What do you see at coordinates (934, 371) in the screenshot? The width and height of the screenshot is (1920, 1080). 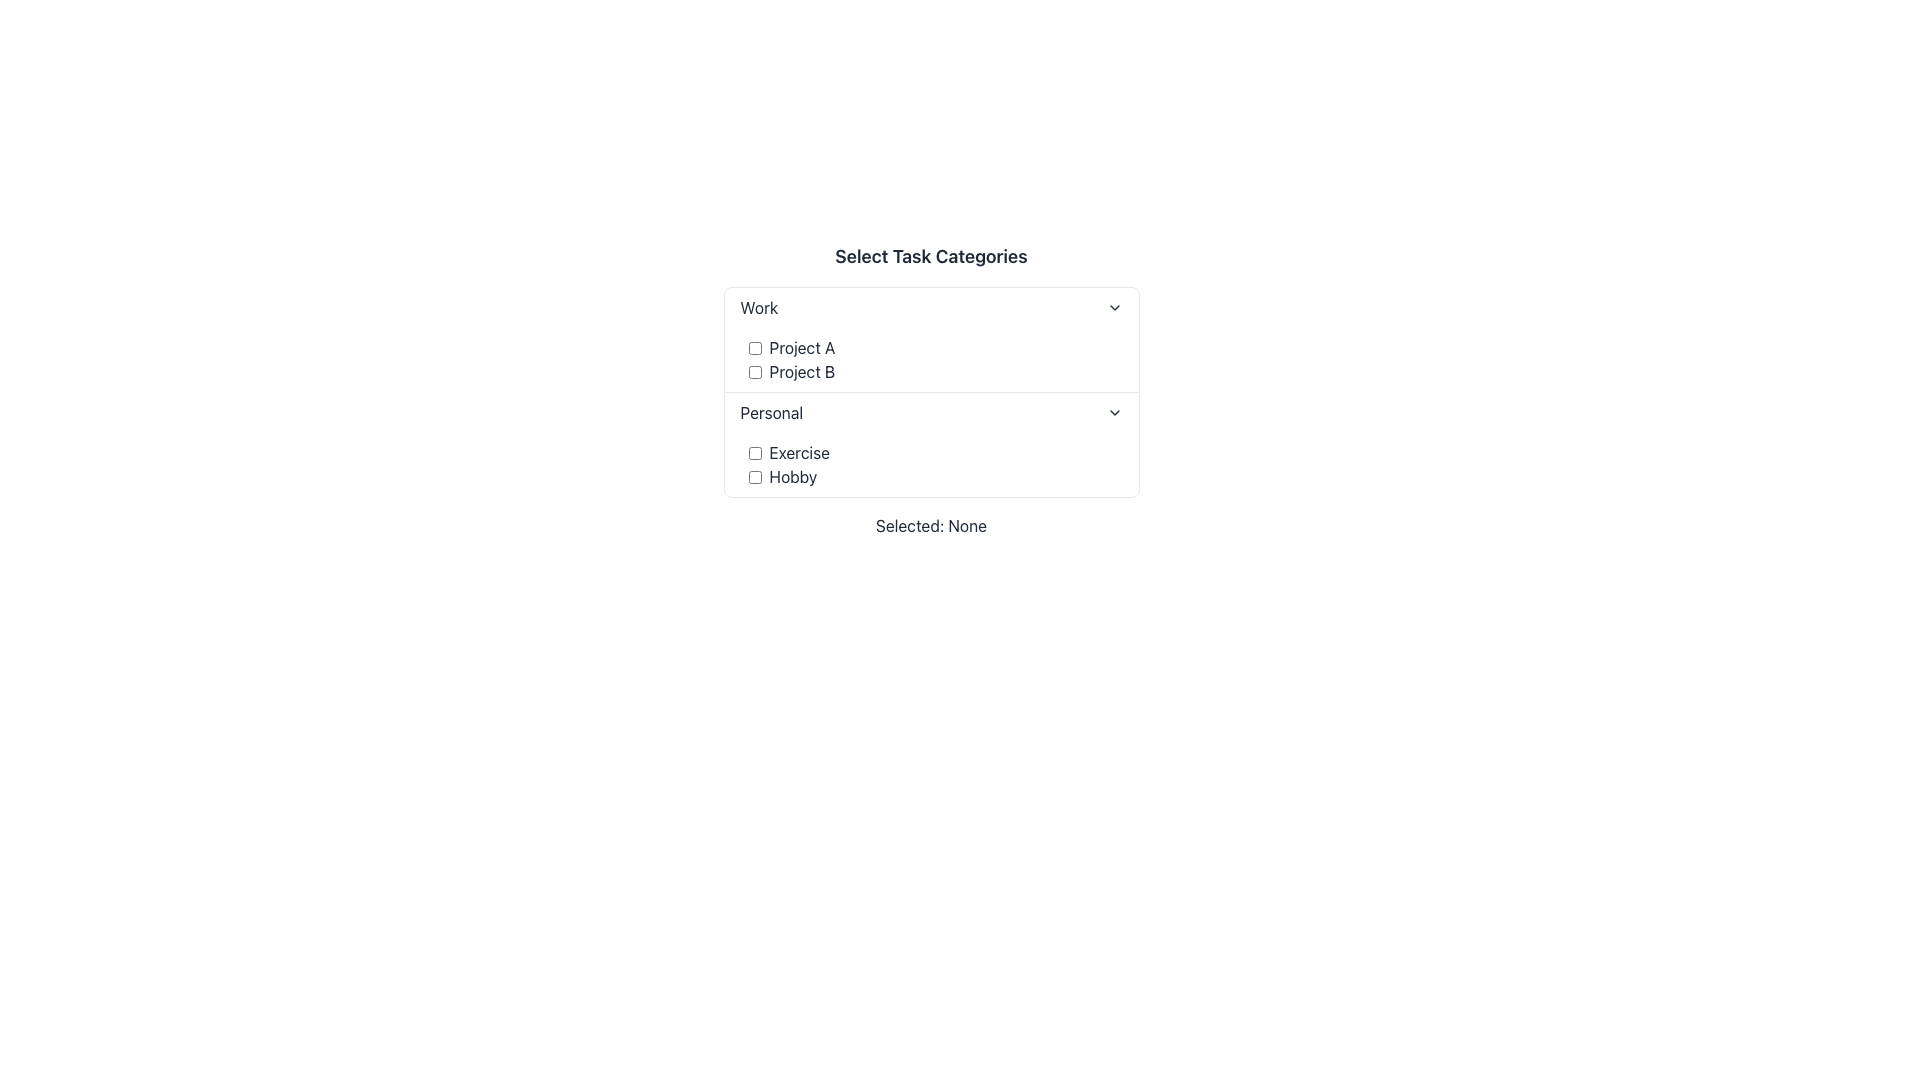 I see `the checkbox labeled 'Project B'` at bounding box center [934, 371].